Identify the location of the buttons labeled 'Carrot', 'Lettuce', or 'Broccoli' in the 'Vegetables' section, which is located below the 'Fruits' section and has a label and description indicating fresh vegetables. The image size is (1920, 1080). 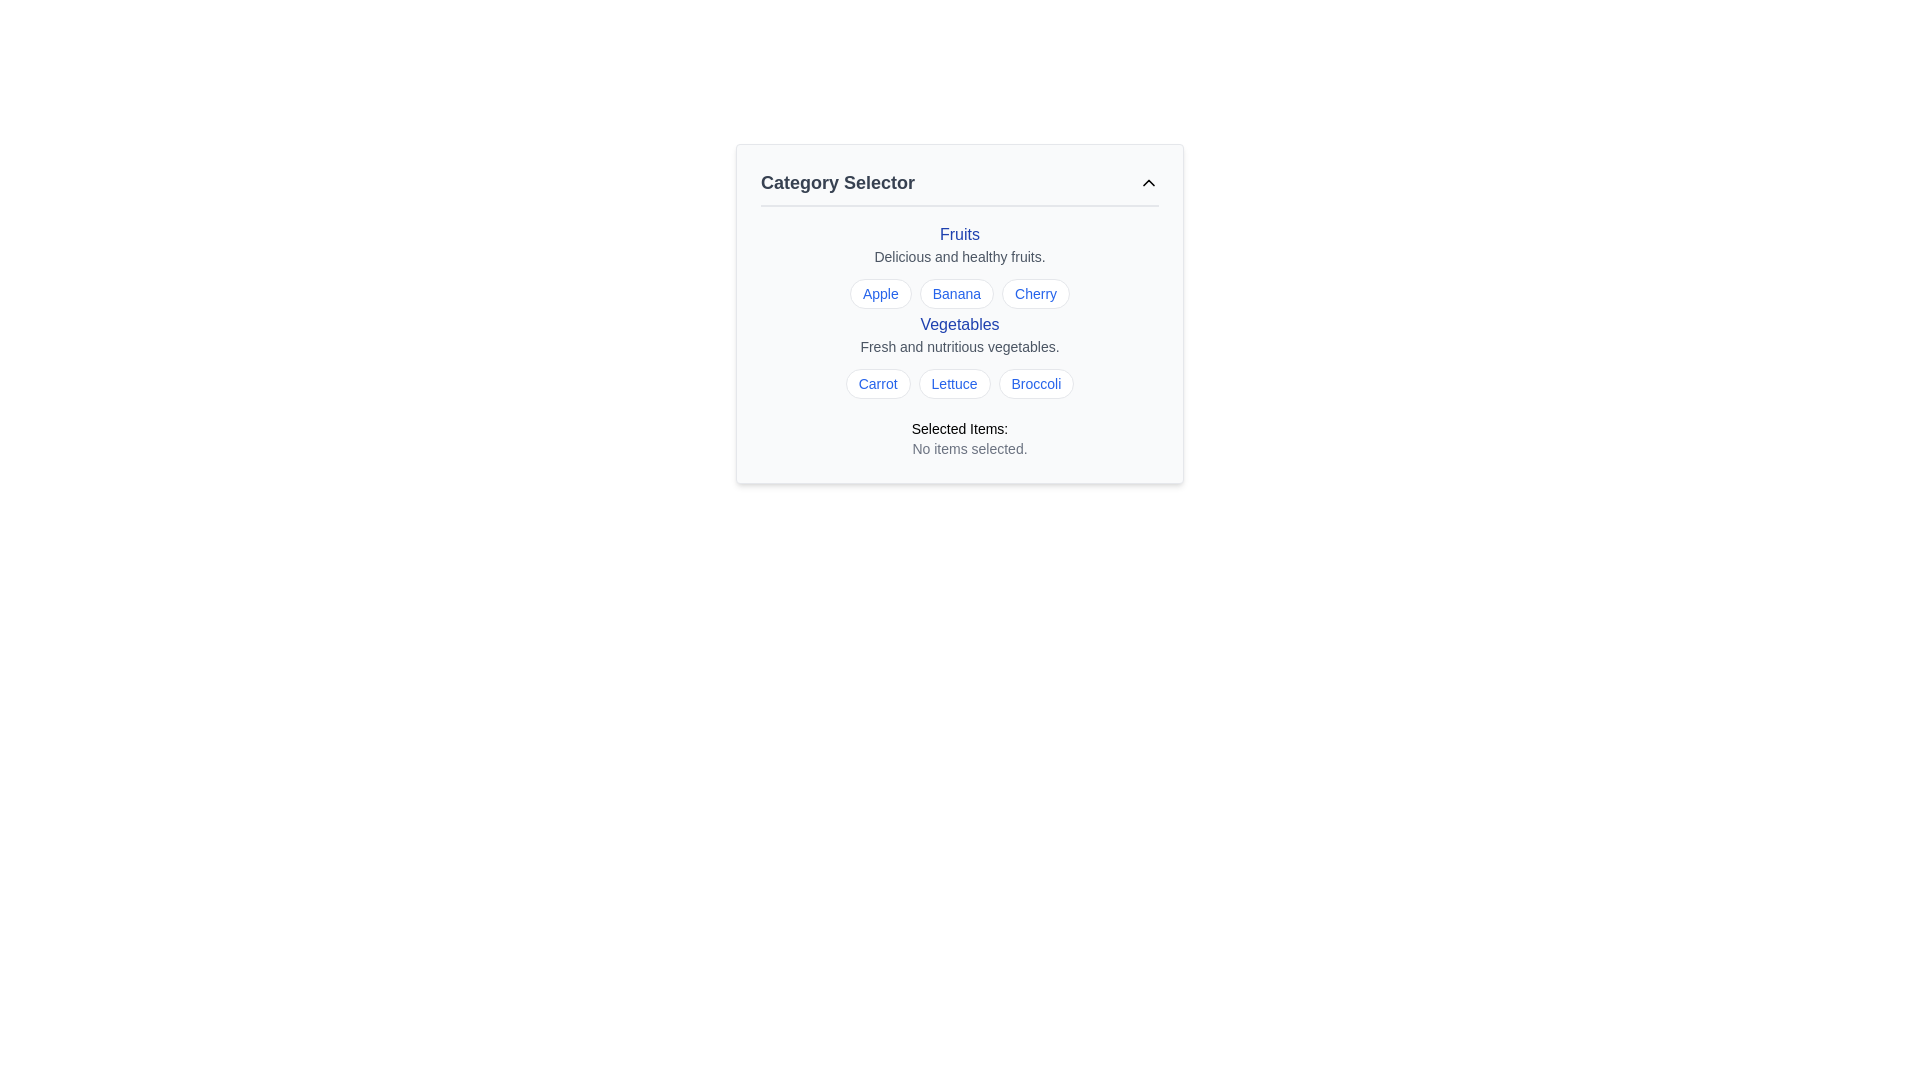
(960, 357).